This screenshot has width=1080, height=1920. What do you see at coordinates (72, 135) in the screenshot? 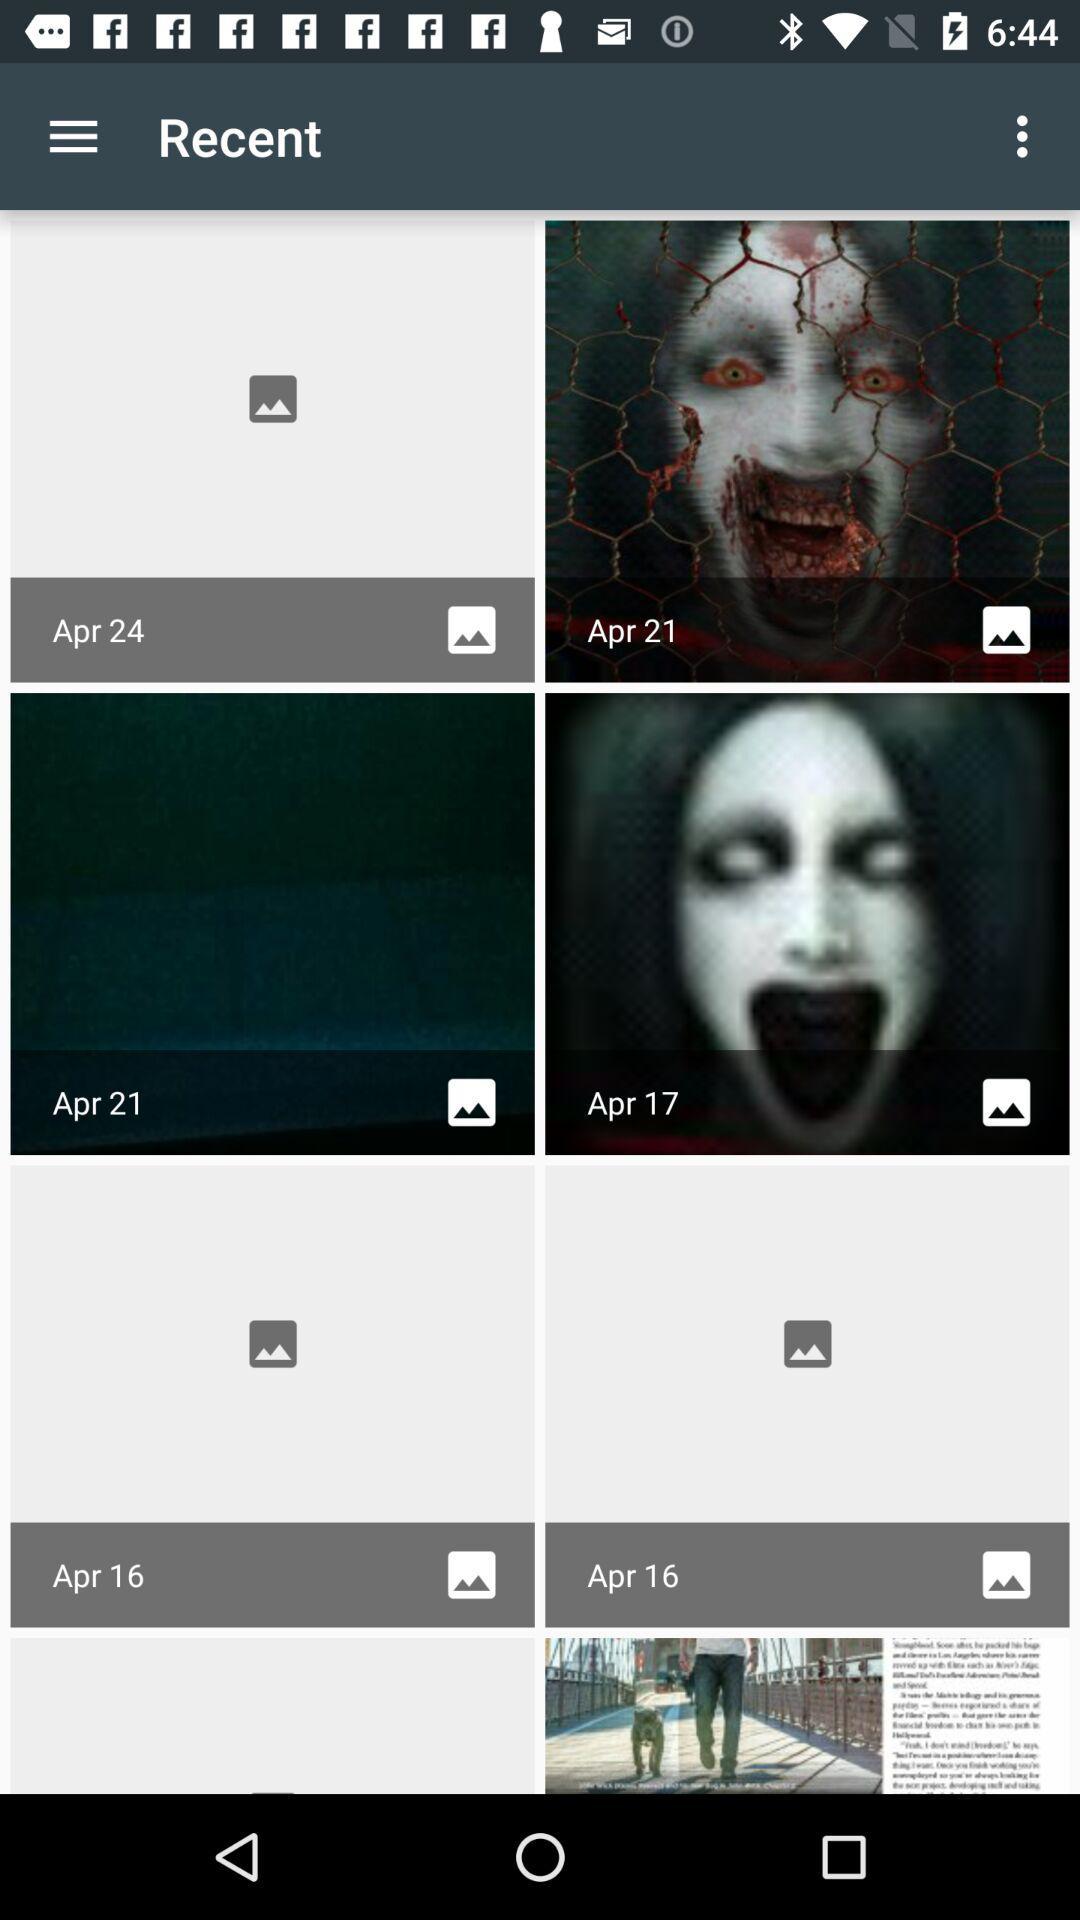
I see `item to the left of recent` at bounding box center [72, 135].